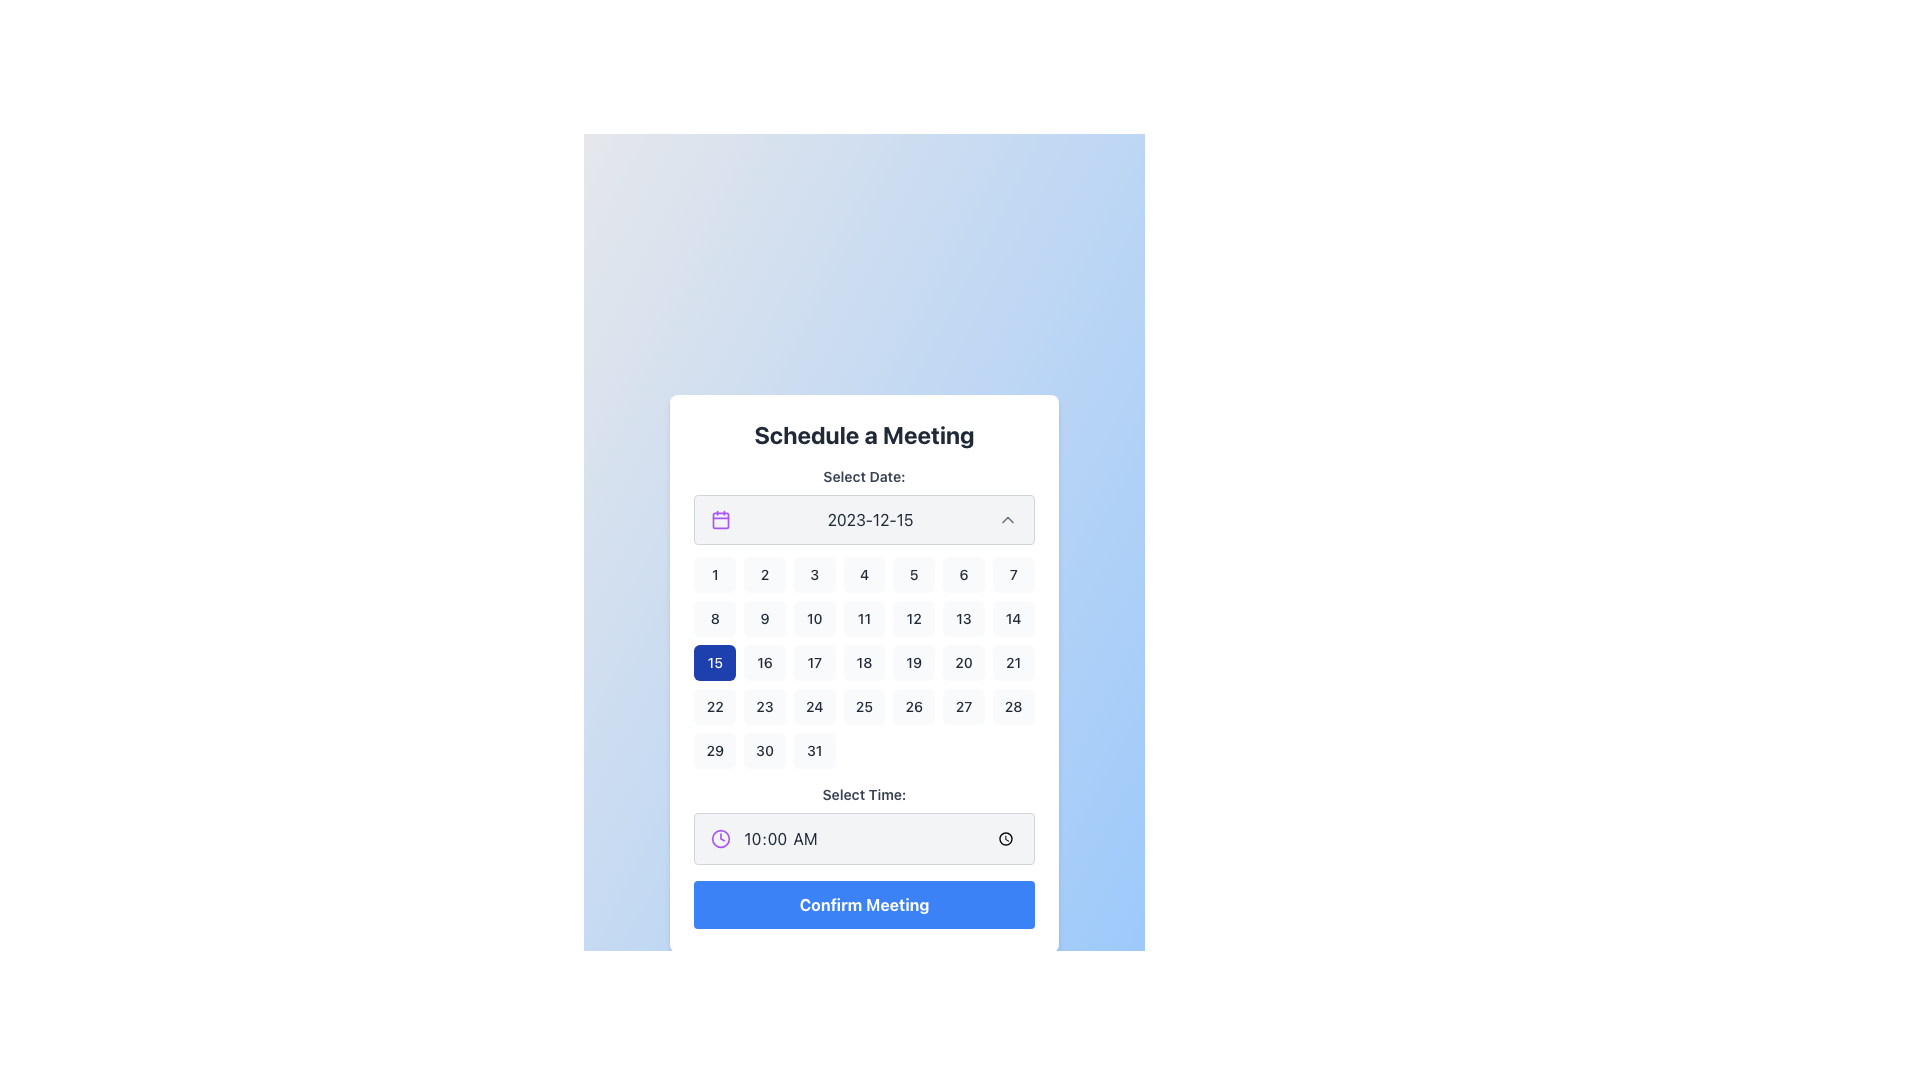 The width and height of the screenshot is (1920, 1080). I want to click on the calendar icon with a purple outline located at the leftmost part of the input box displaying the date '2023-12-15', so click(720, 519).